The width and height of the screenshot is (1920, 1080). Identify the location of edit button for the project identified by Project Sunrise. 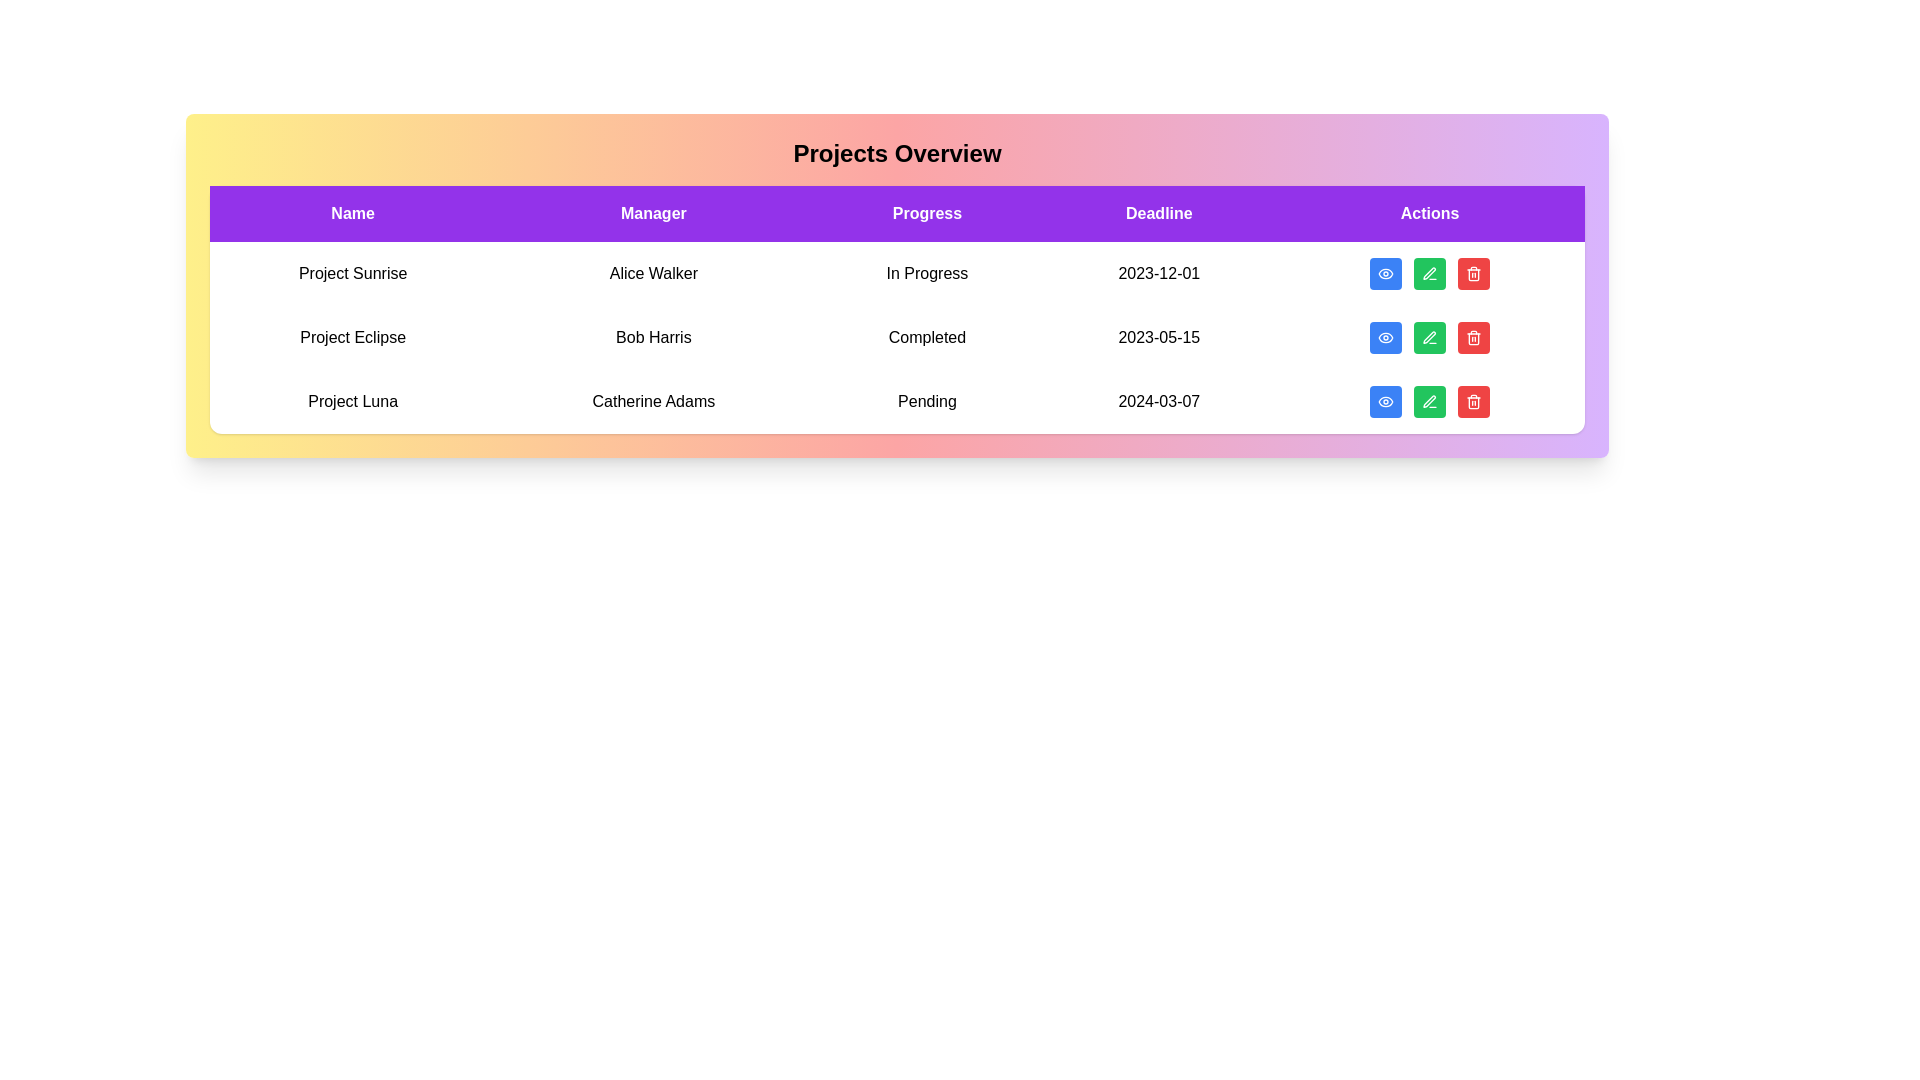
(1429, 273).